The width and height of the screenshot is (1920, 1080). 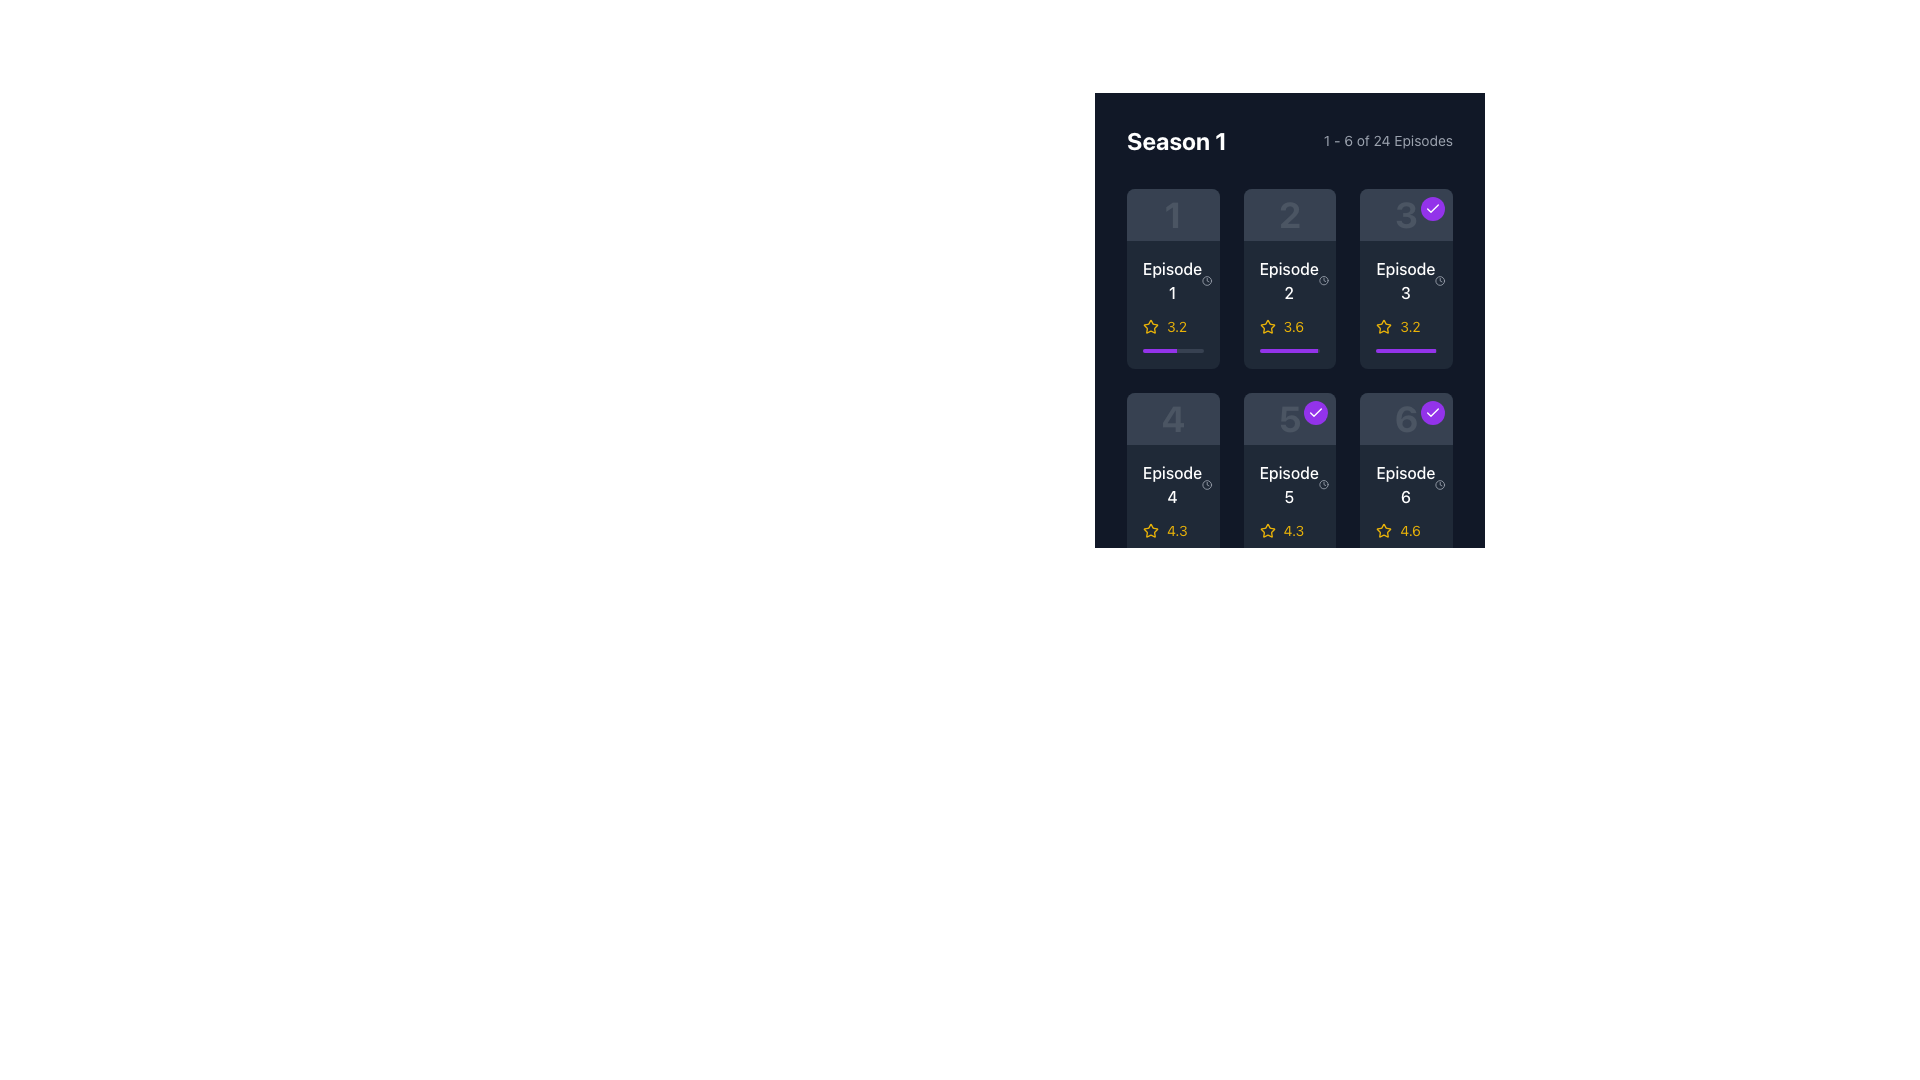 I want to click on text displayed in the bold white font of the 'Episode 3' label located in the upper text part of the episode card in the top-right corner of the 2x3 grid layout, so click(x=1404, y=281).